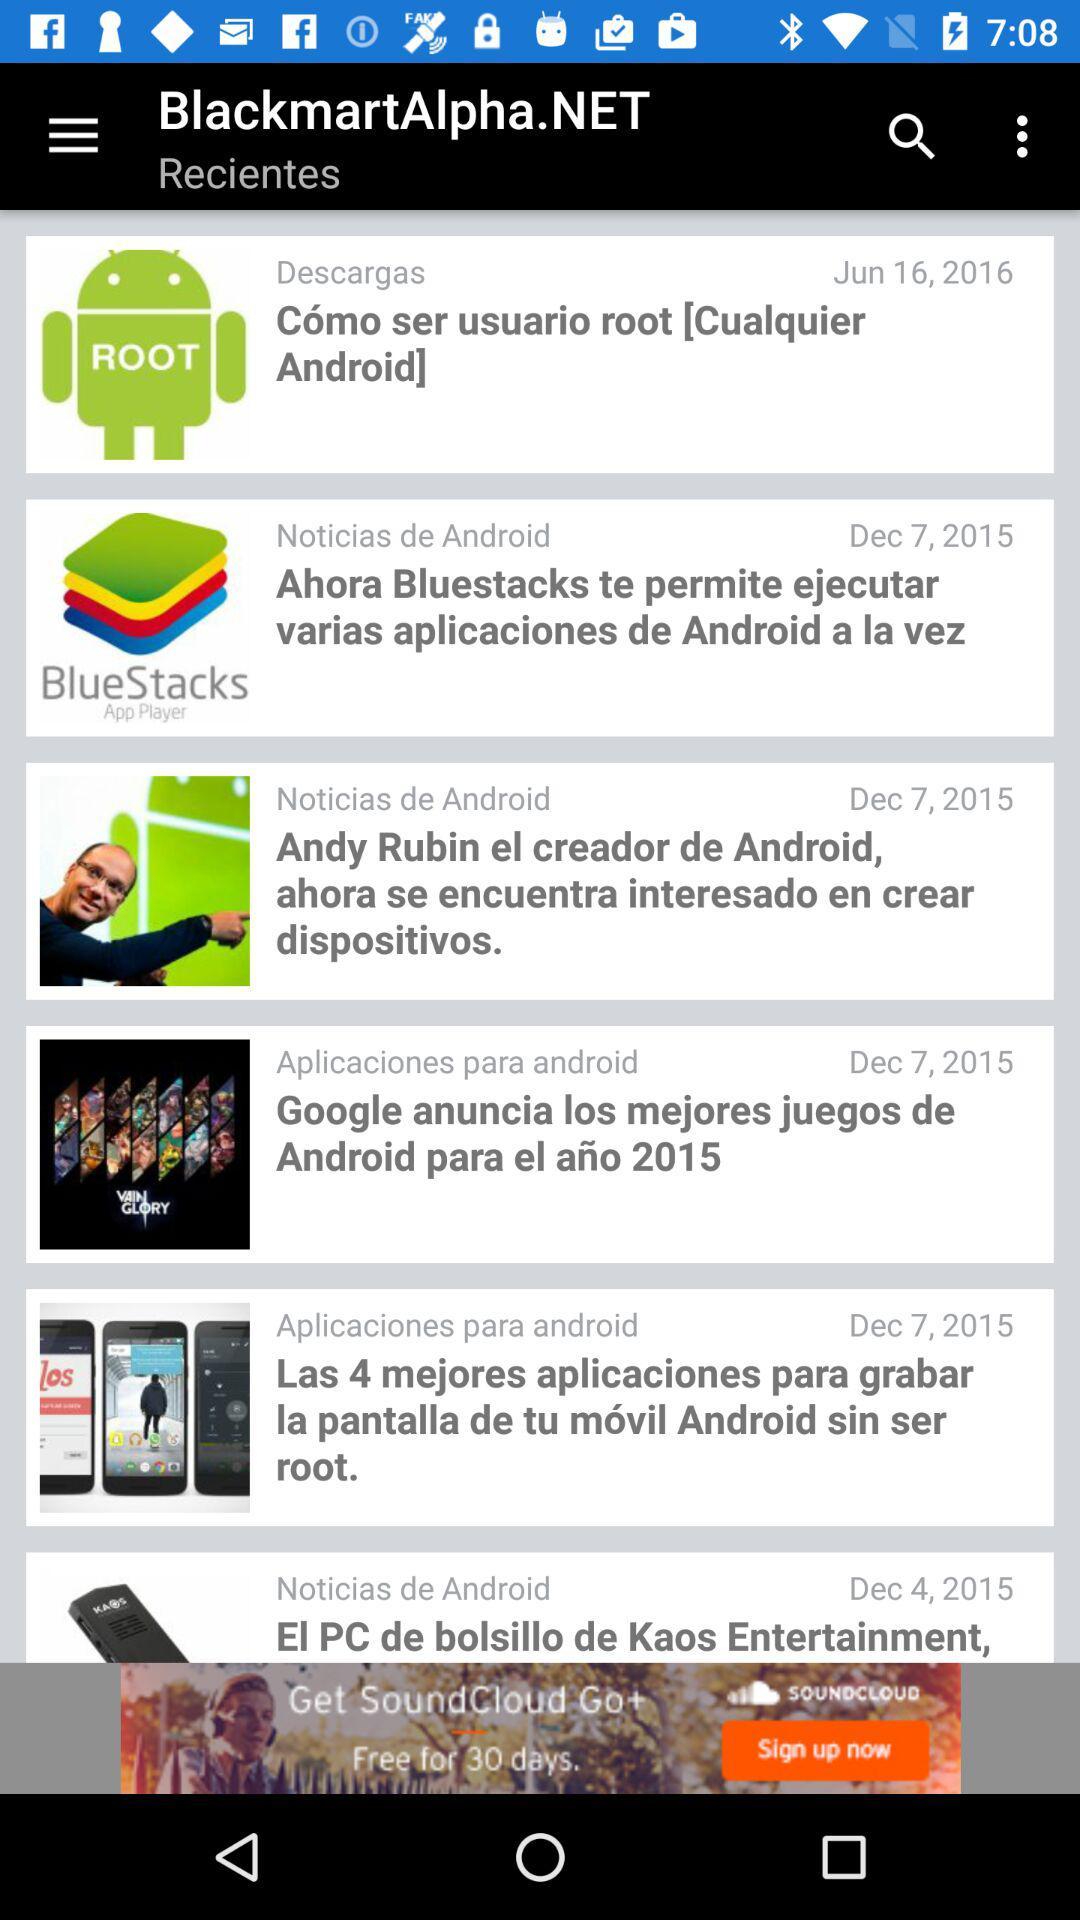  Describe the element at coordinates (540, 1727) in the screenshot. I see `open advertisement` at that location.